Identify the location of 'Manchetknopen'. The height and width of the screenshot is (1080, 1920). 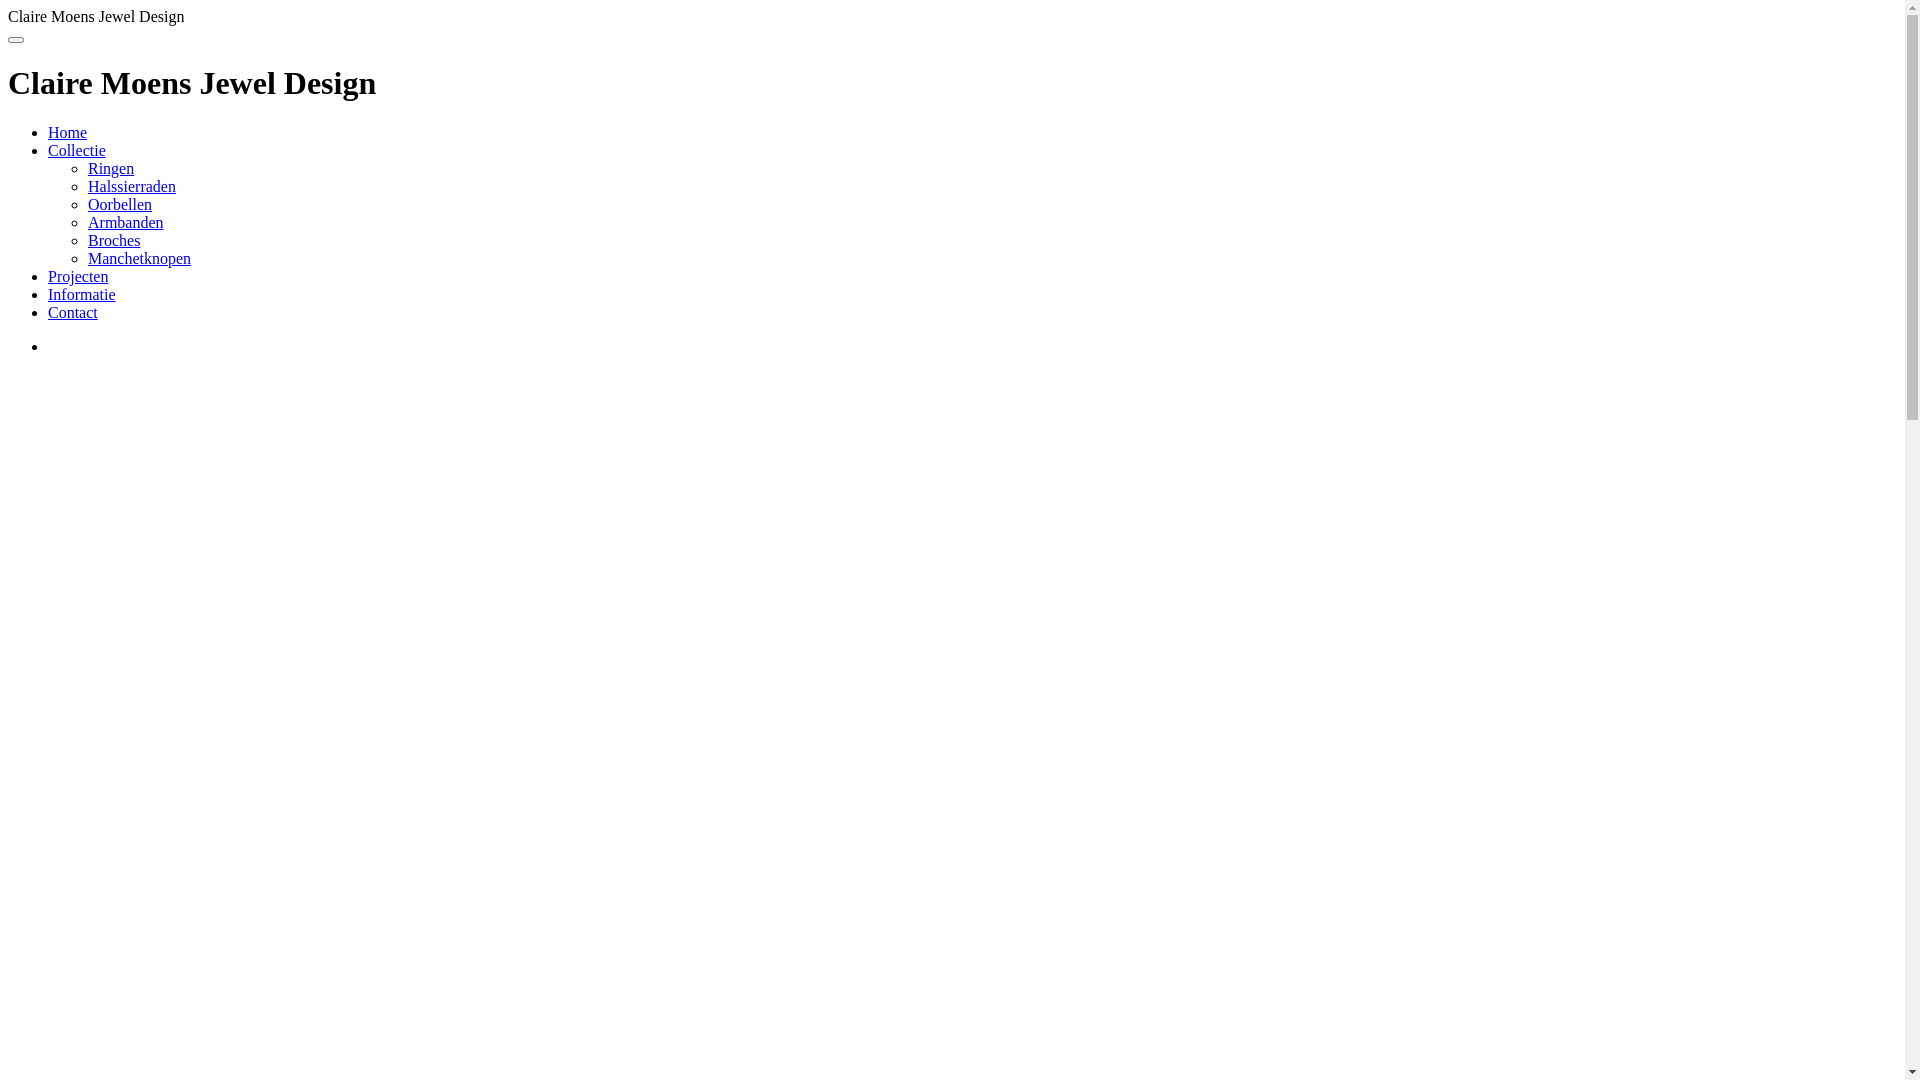
(138, 257).